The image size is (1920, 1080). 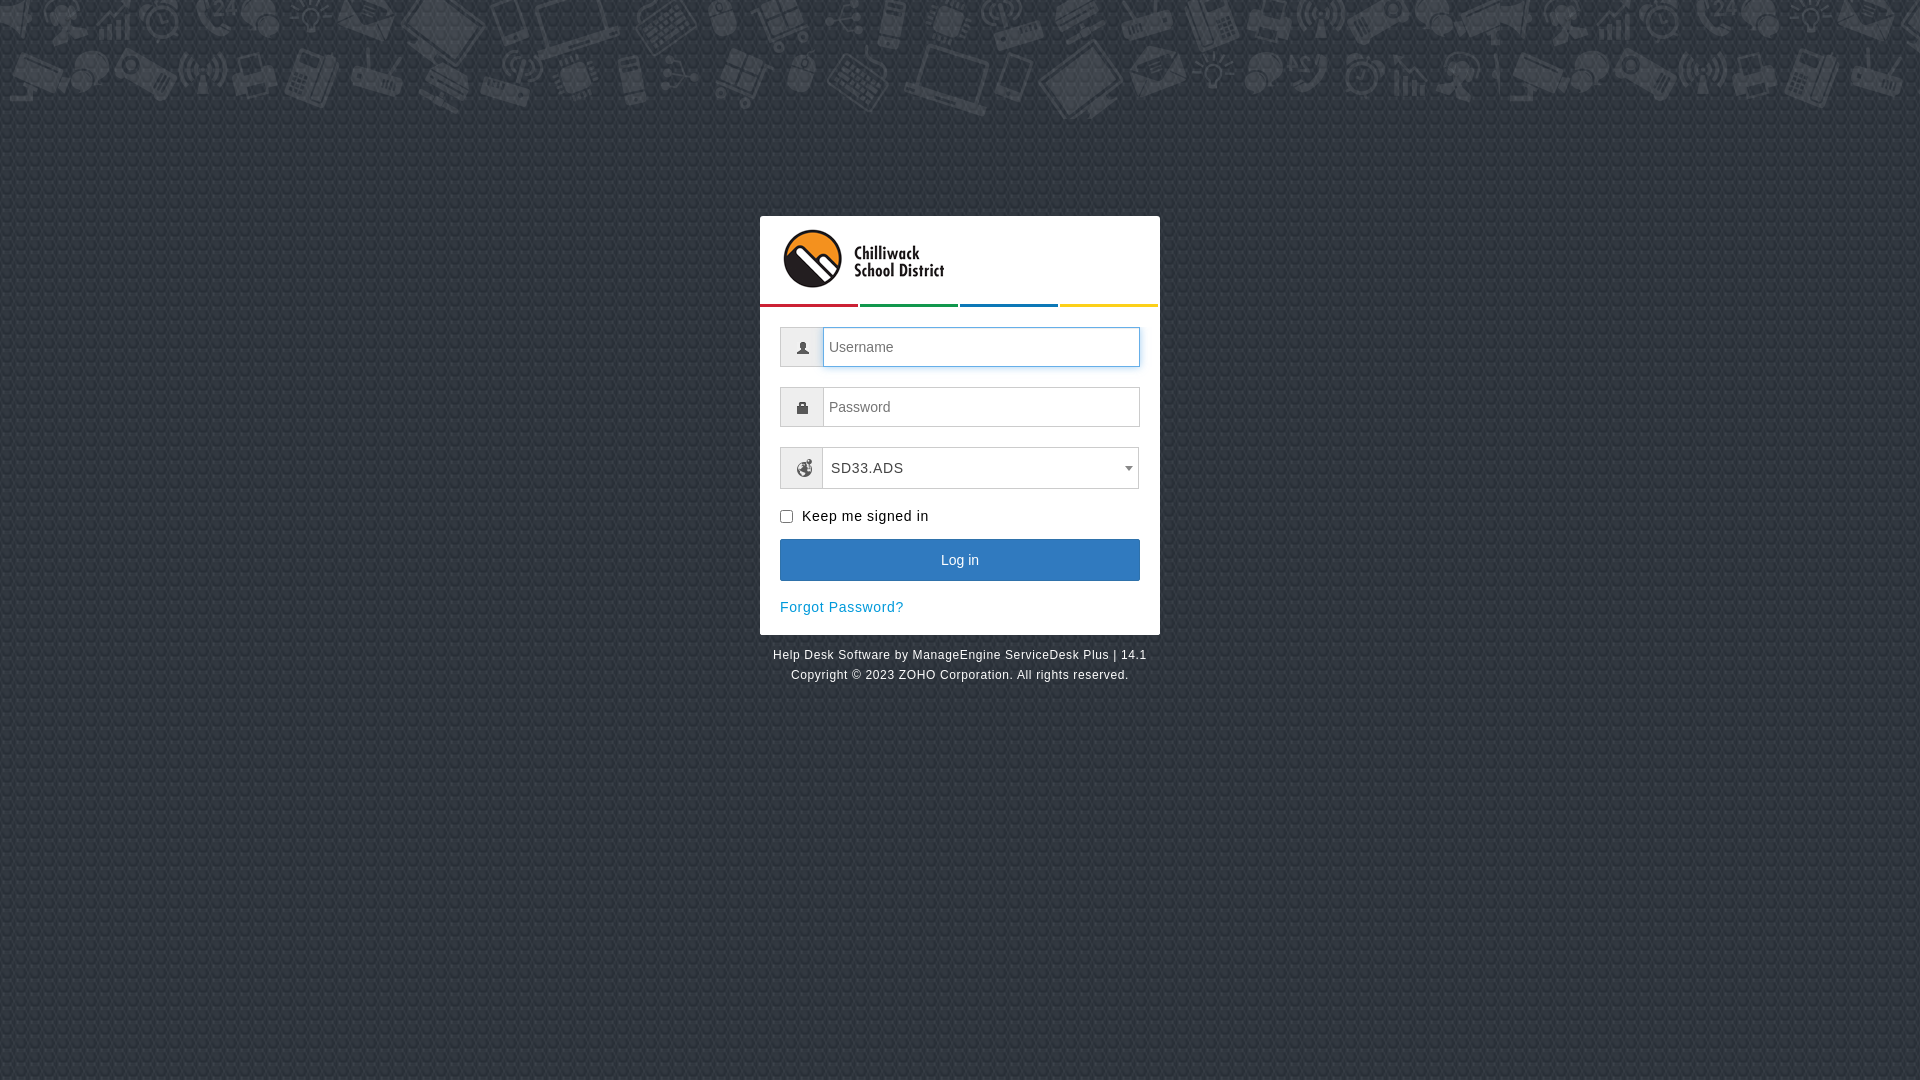 What do you see at coordinates (841, 605) in the screenshot?
I see `'Forgot Password?'` at bounding box center [841, 605].